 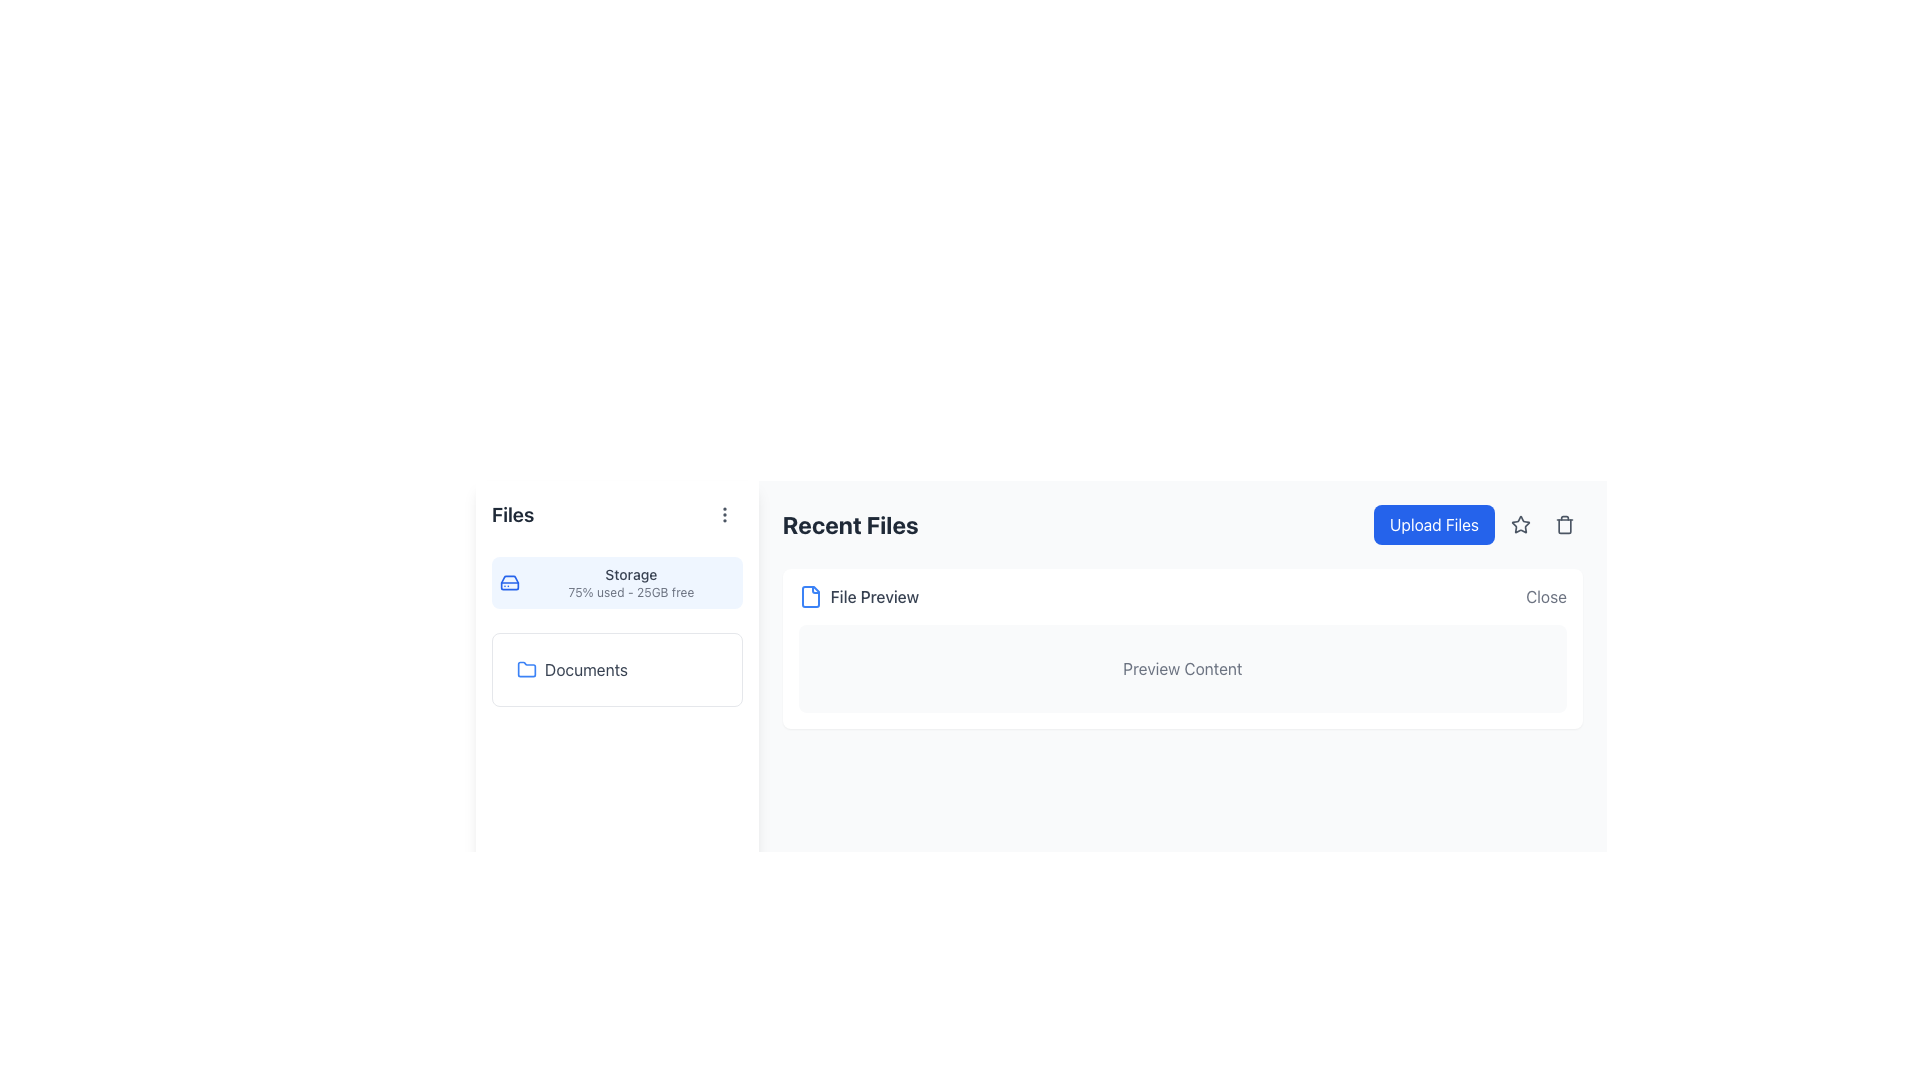 I want to click on the static text label displaying 'Preview Content' in gray color, located within the light gray background of the 'File Preview' section, so click(x=1182, y=668).